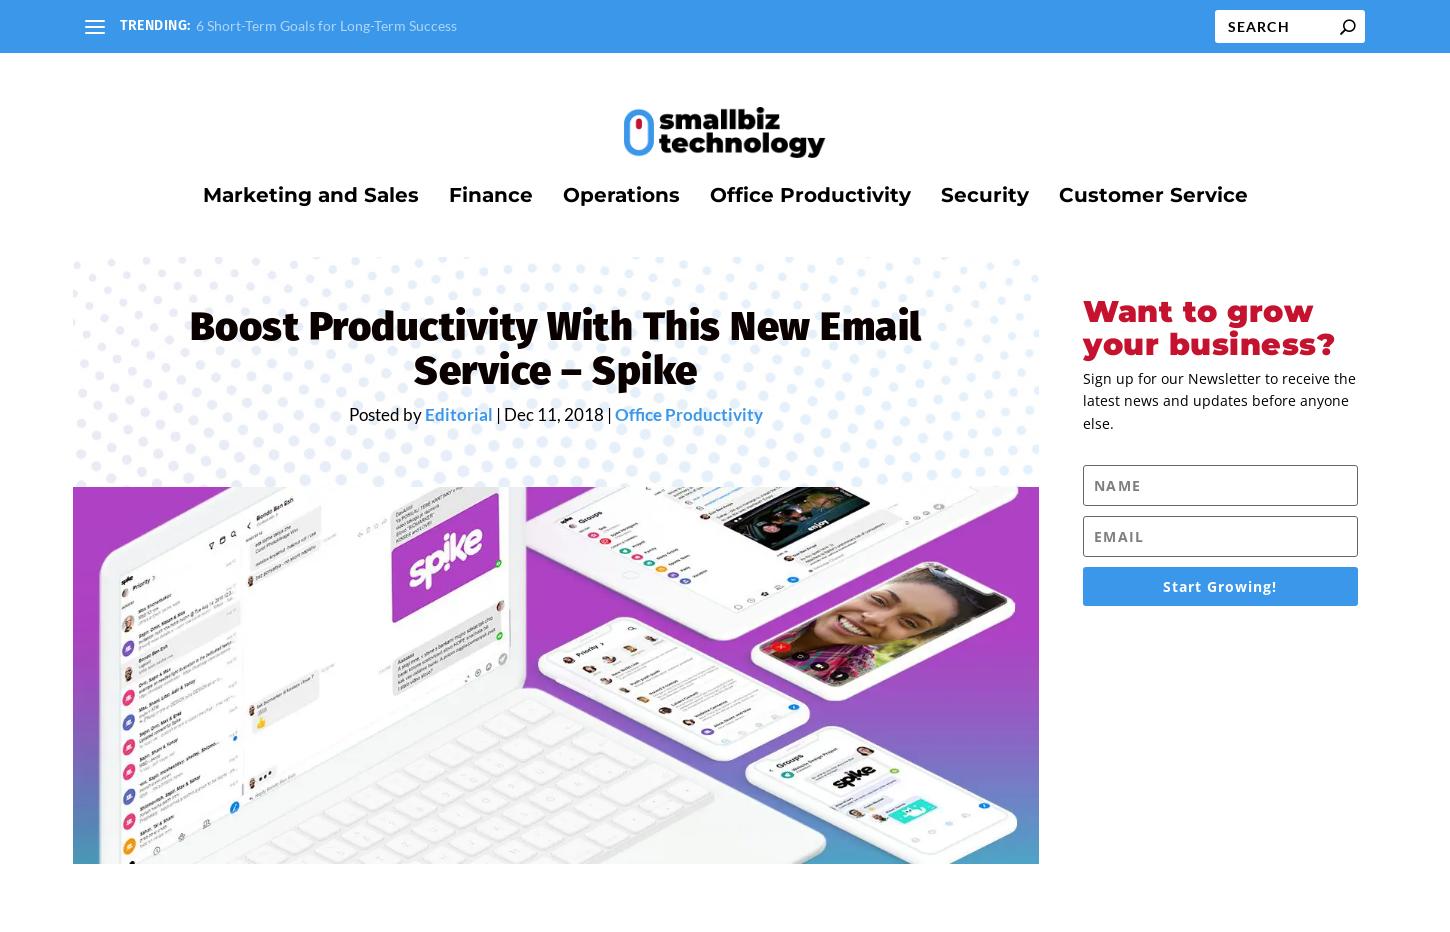 The width and height of the screenshot is (1450, 932). I want to click on 'Editorial', so click(457, 427).